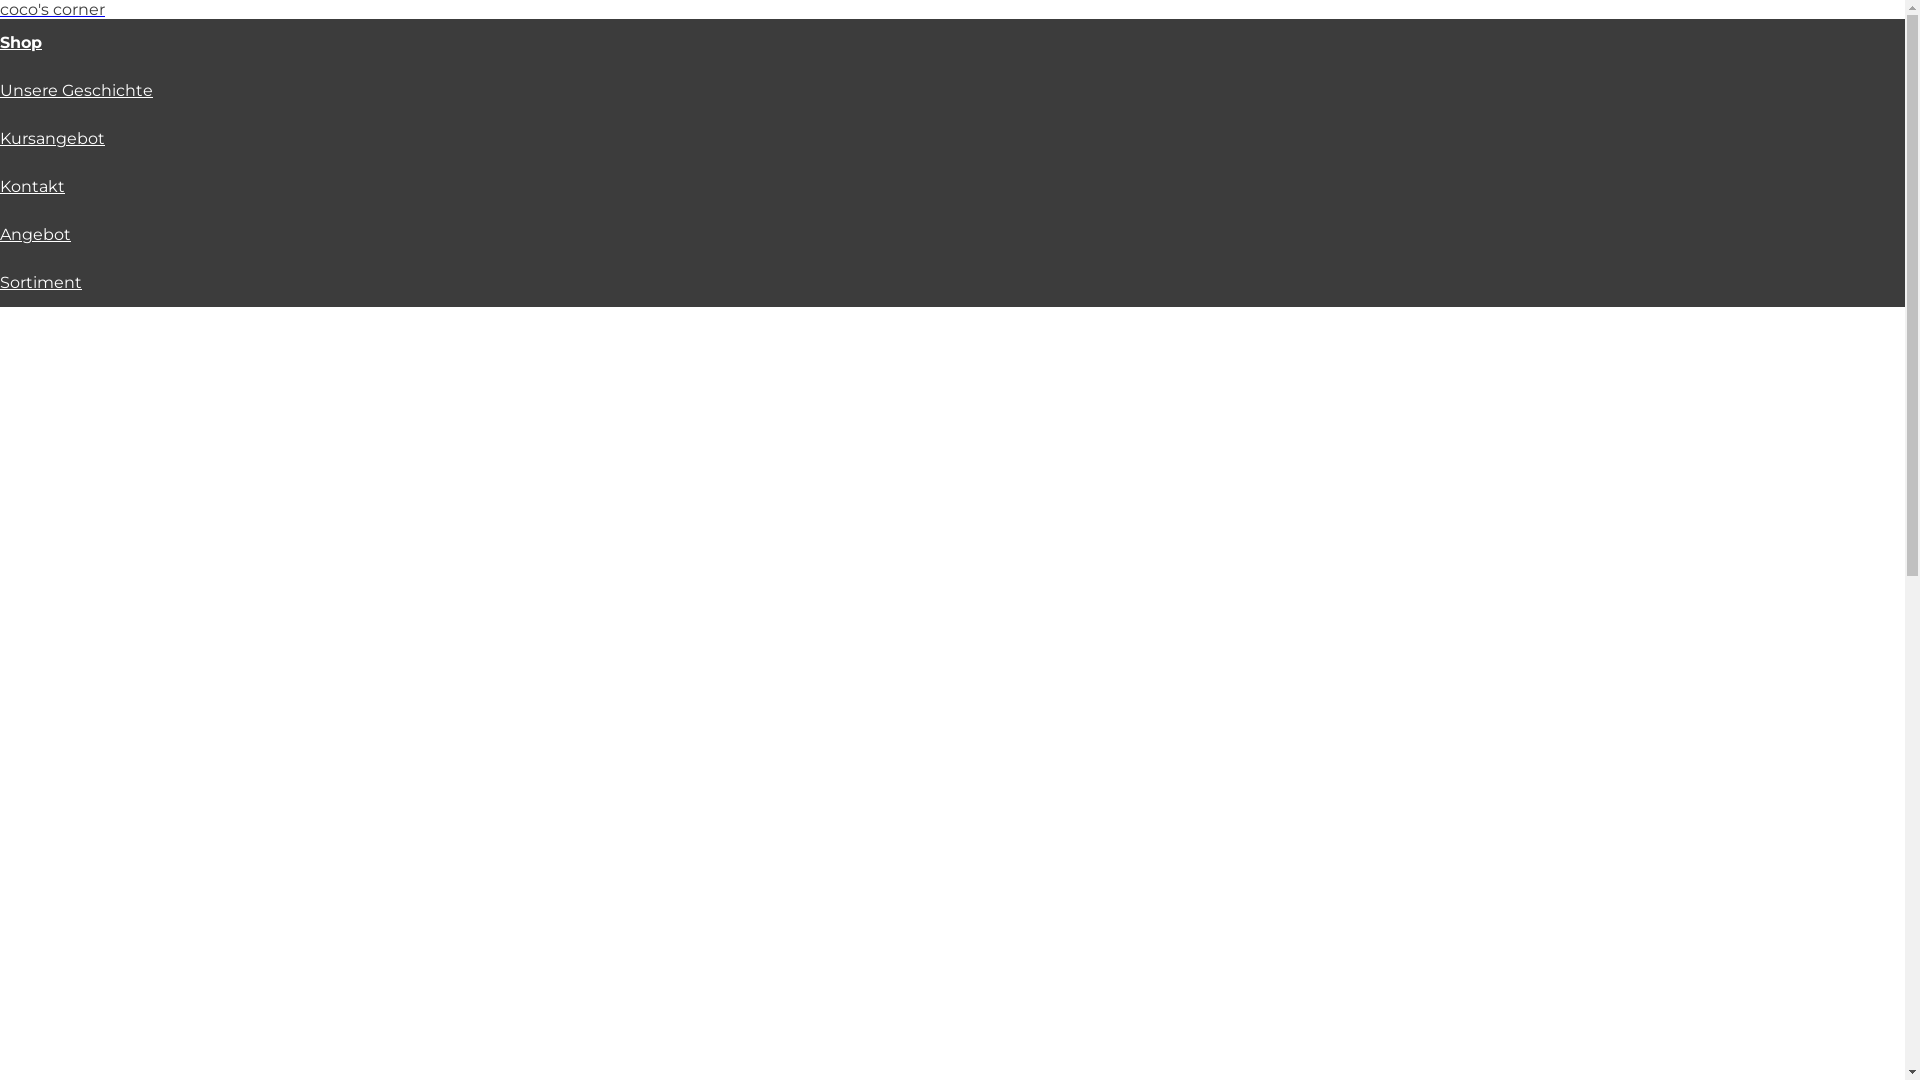  I want to click on 'Sortiment', so click(41, 282).